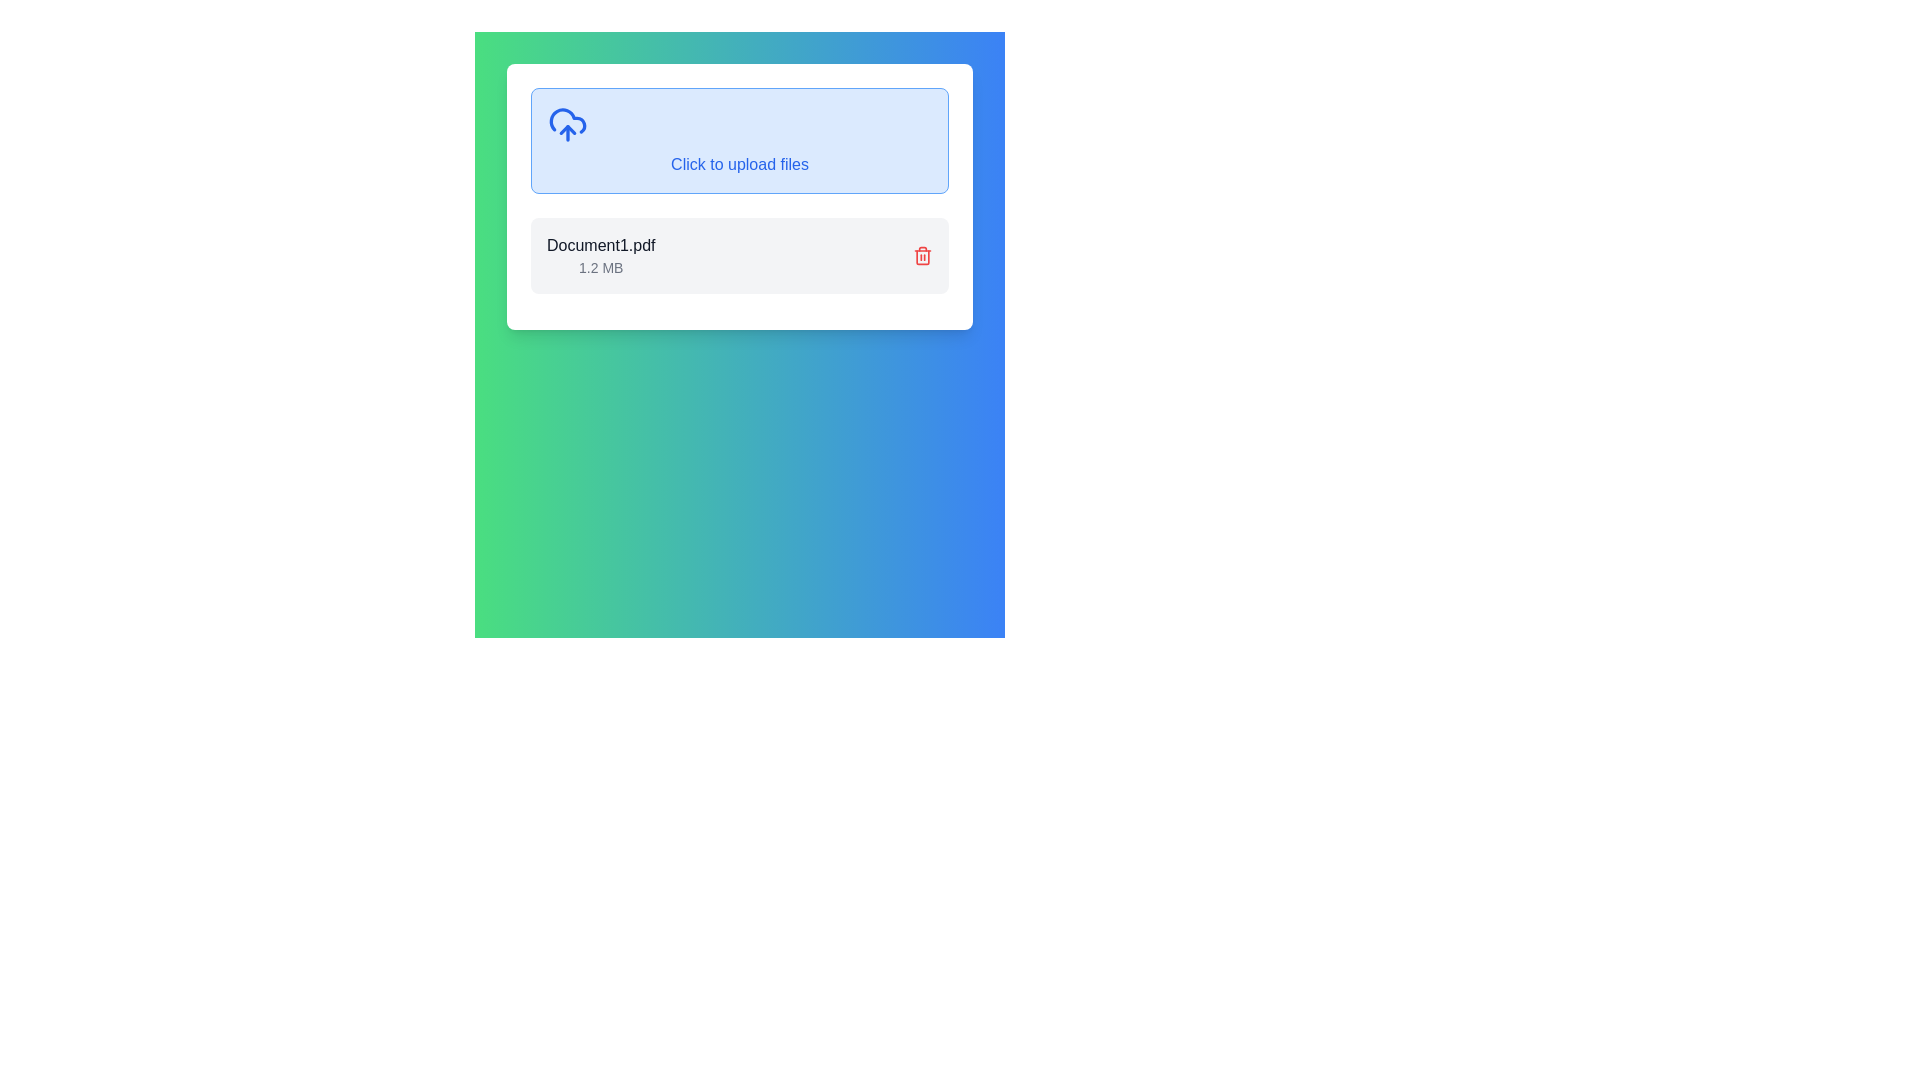 The image size is (1920, 1080). Describe the element at coordinates (566, 124) in the screenshot. I see `the SVG icon in the upper left corner of the upload area, which indicates the functionality of uploading files` at that location.